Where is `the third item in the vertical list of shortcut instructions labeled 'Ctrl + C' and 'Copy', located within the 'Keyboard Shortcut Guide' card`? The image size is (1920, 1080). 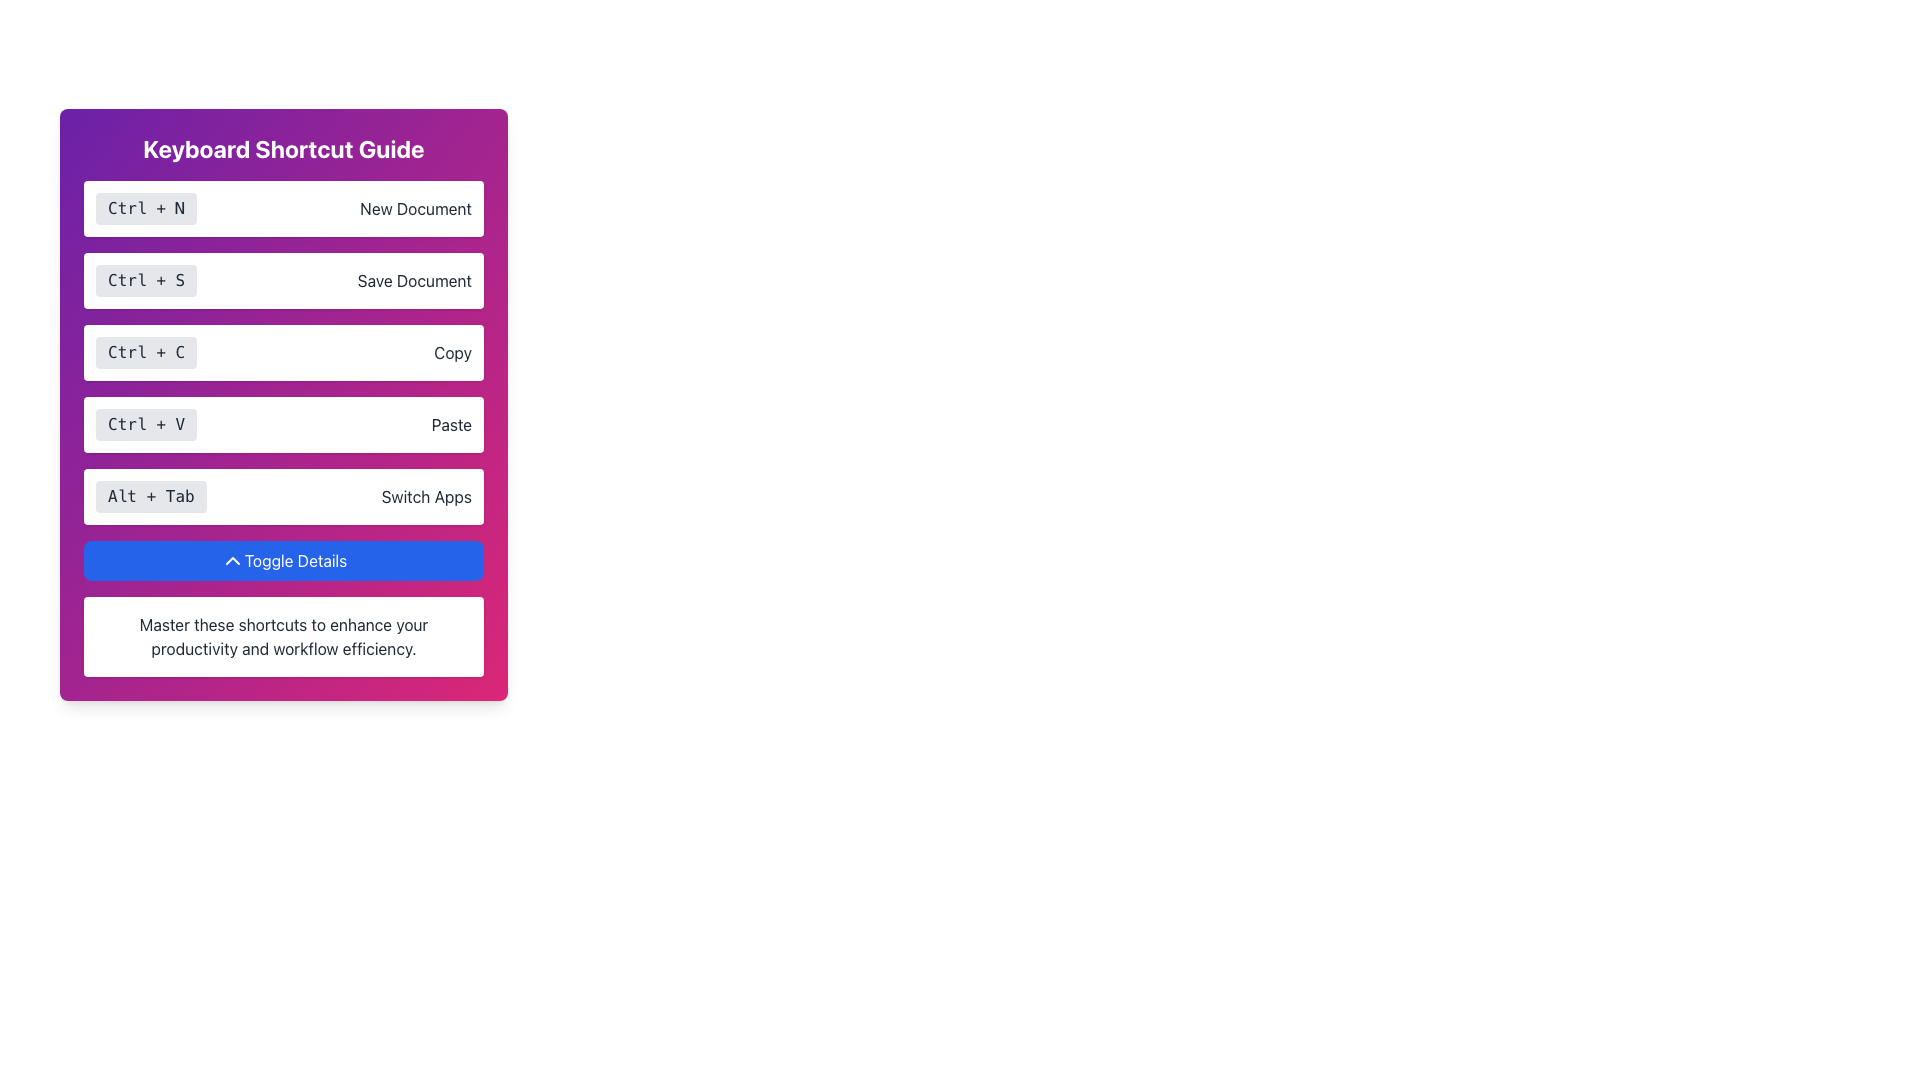 the third item in the vertical list of shortcut instructions labeled 'Ctrl + C' and 'Copy', located within the 'Keyboard Shortcut Guide' card is located at coordinates (282, 352).